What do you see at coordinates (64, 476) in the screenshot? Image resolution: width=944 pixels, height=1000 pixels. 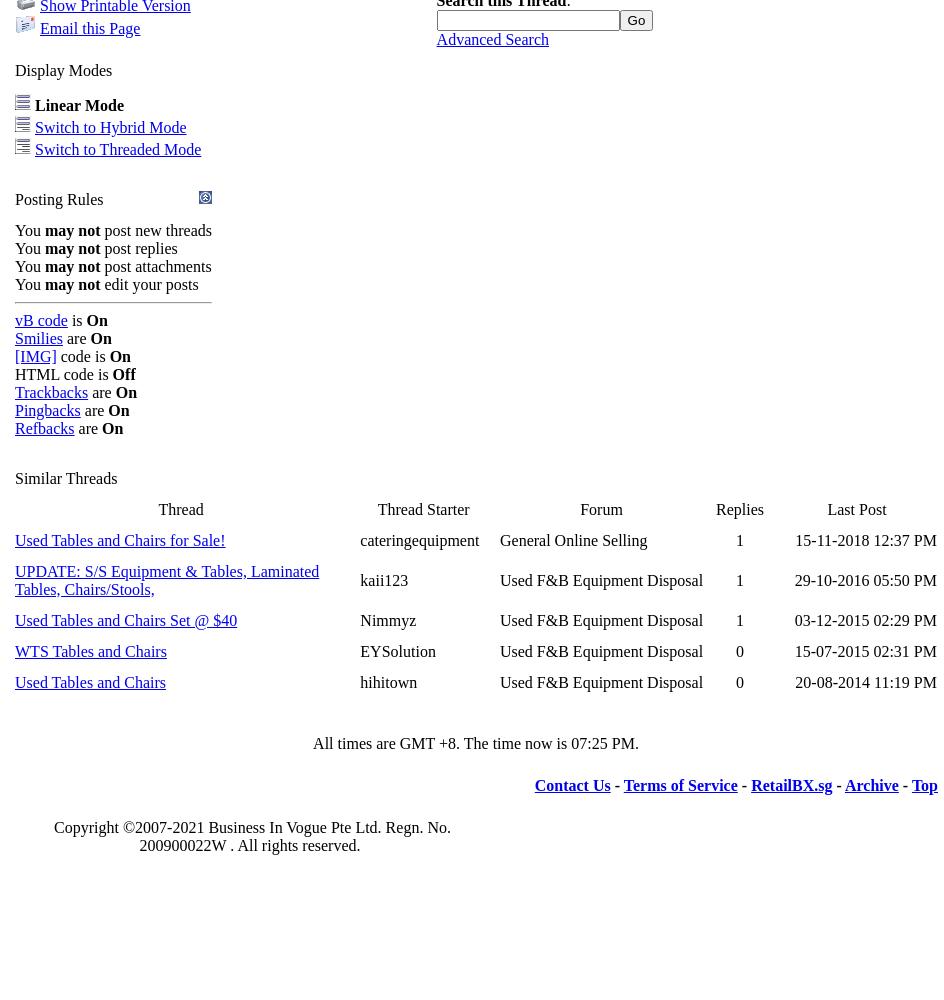 I see `'Similar Threads'` at bounding box center [64, 476].